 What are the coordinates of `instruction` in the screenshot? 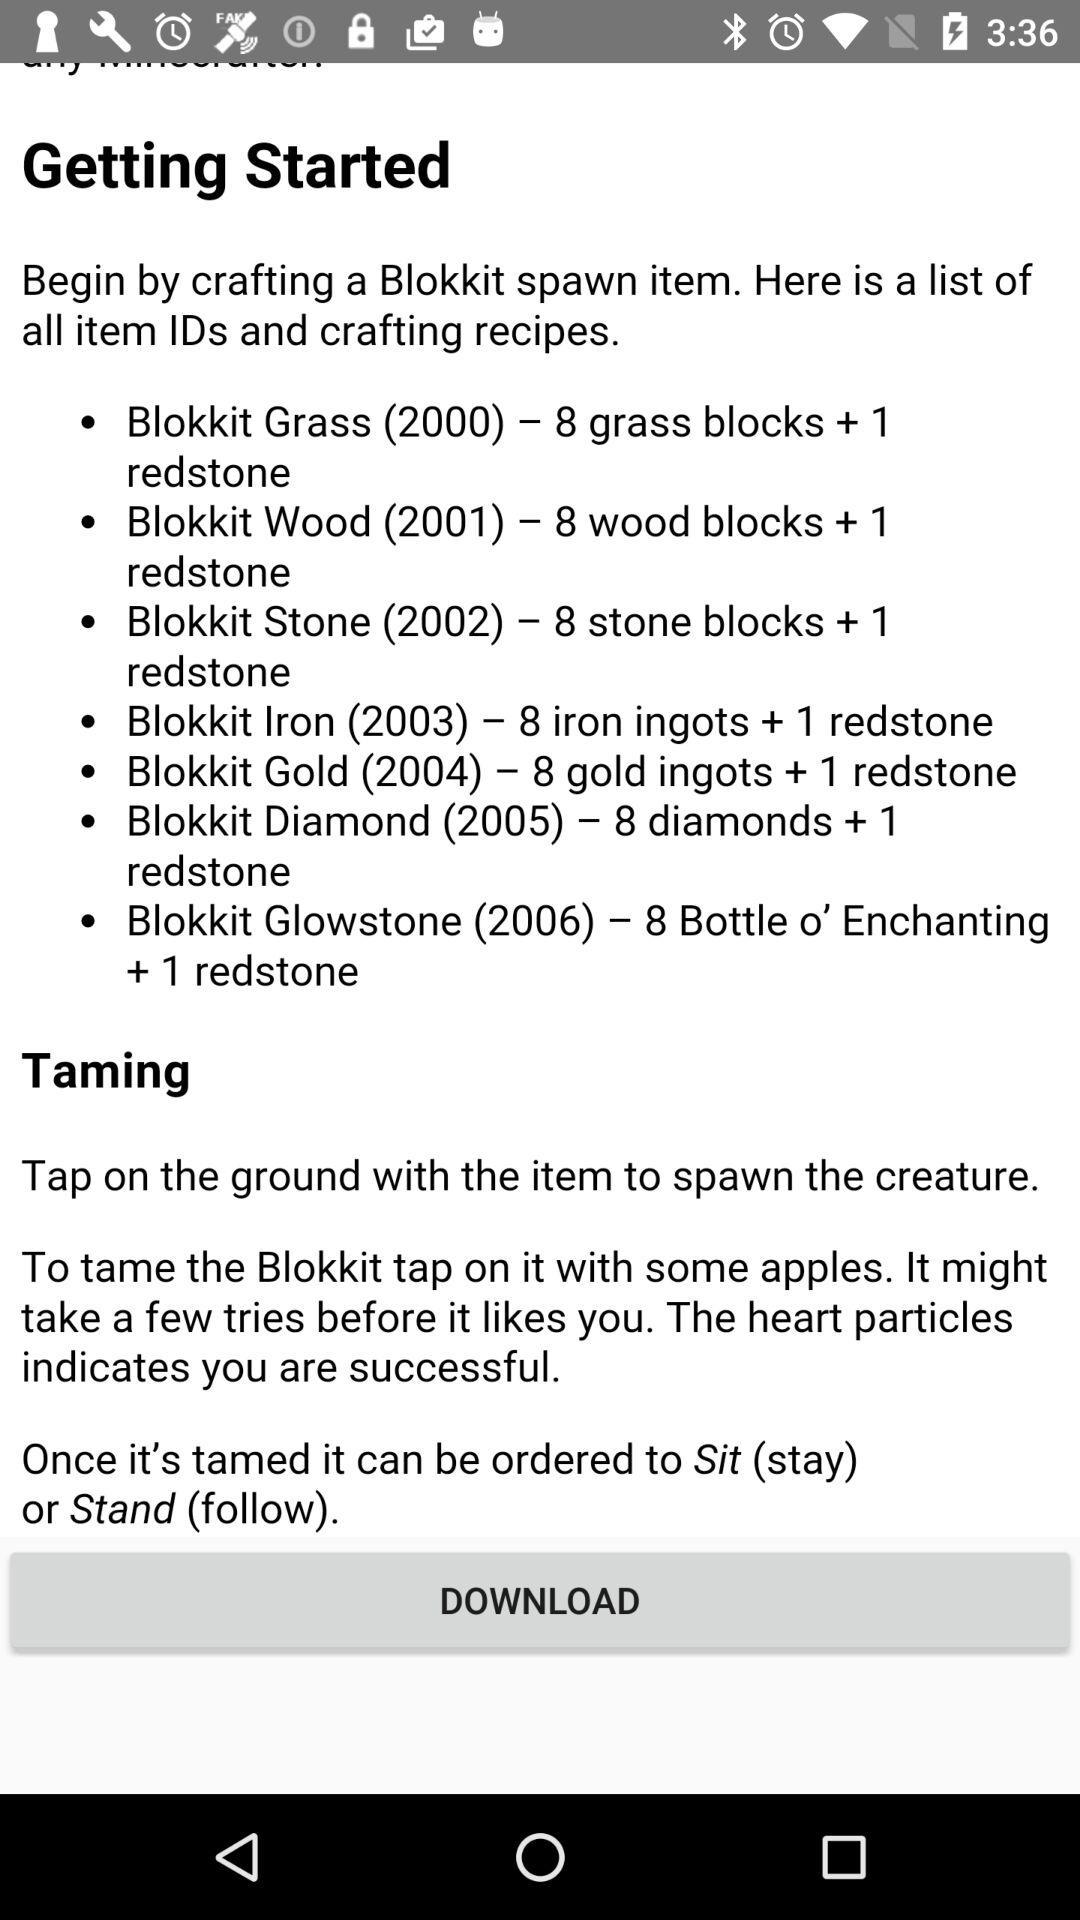 It's located at (540, 798).